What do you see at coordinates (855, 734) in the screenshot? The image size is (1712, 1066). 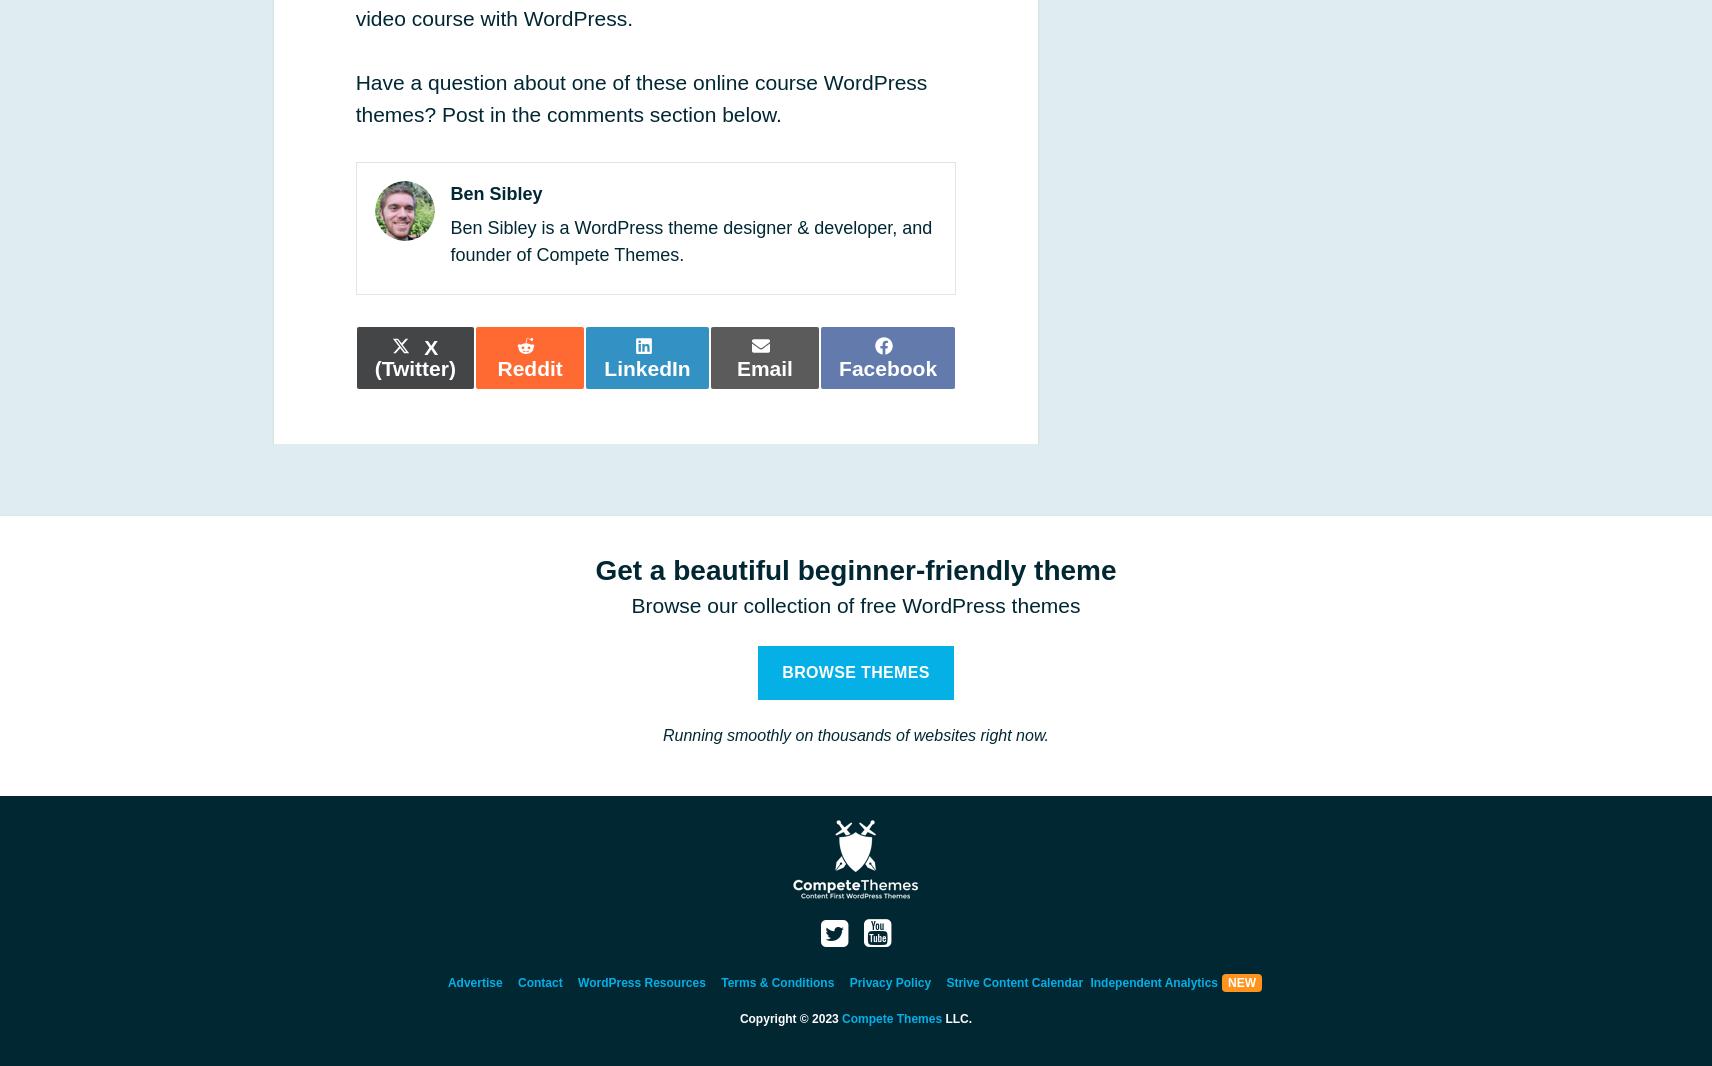 I see `'Running smoothly on thousands of websites right now.'` at bounding box center [855, 734].